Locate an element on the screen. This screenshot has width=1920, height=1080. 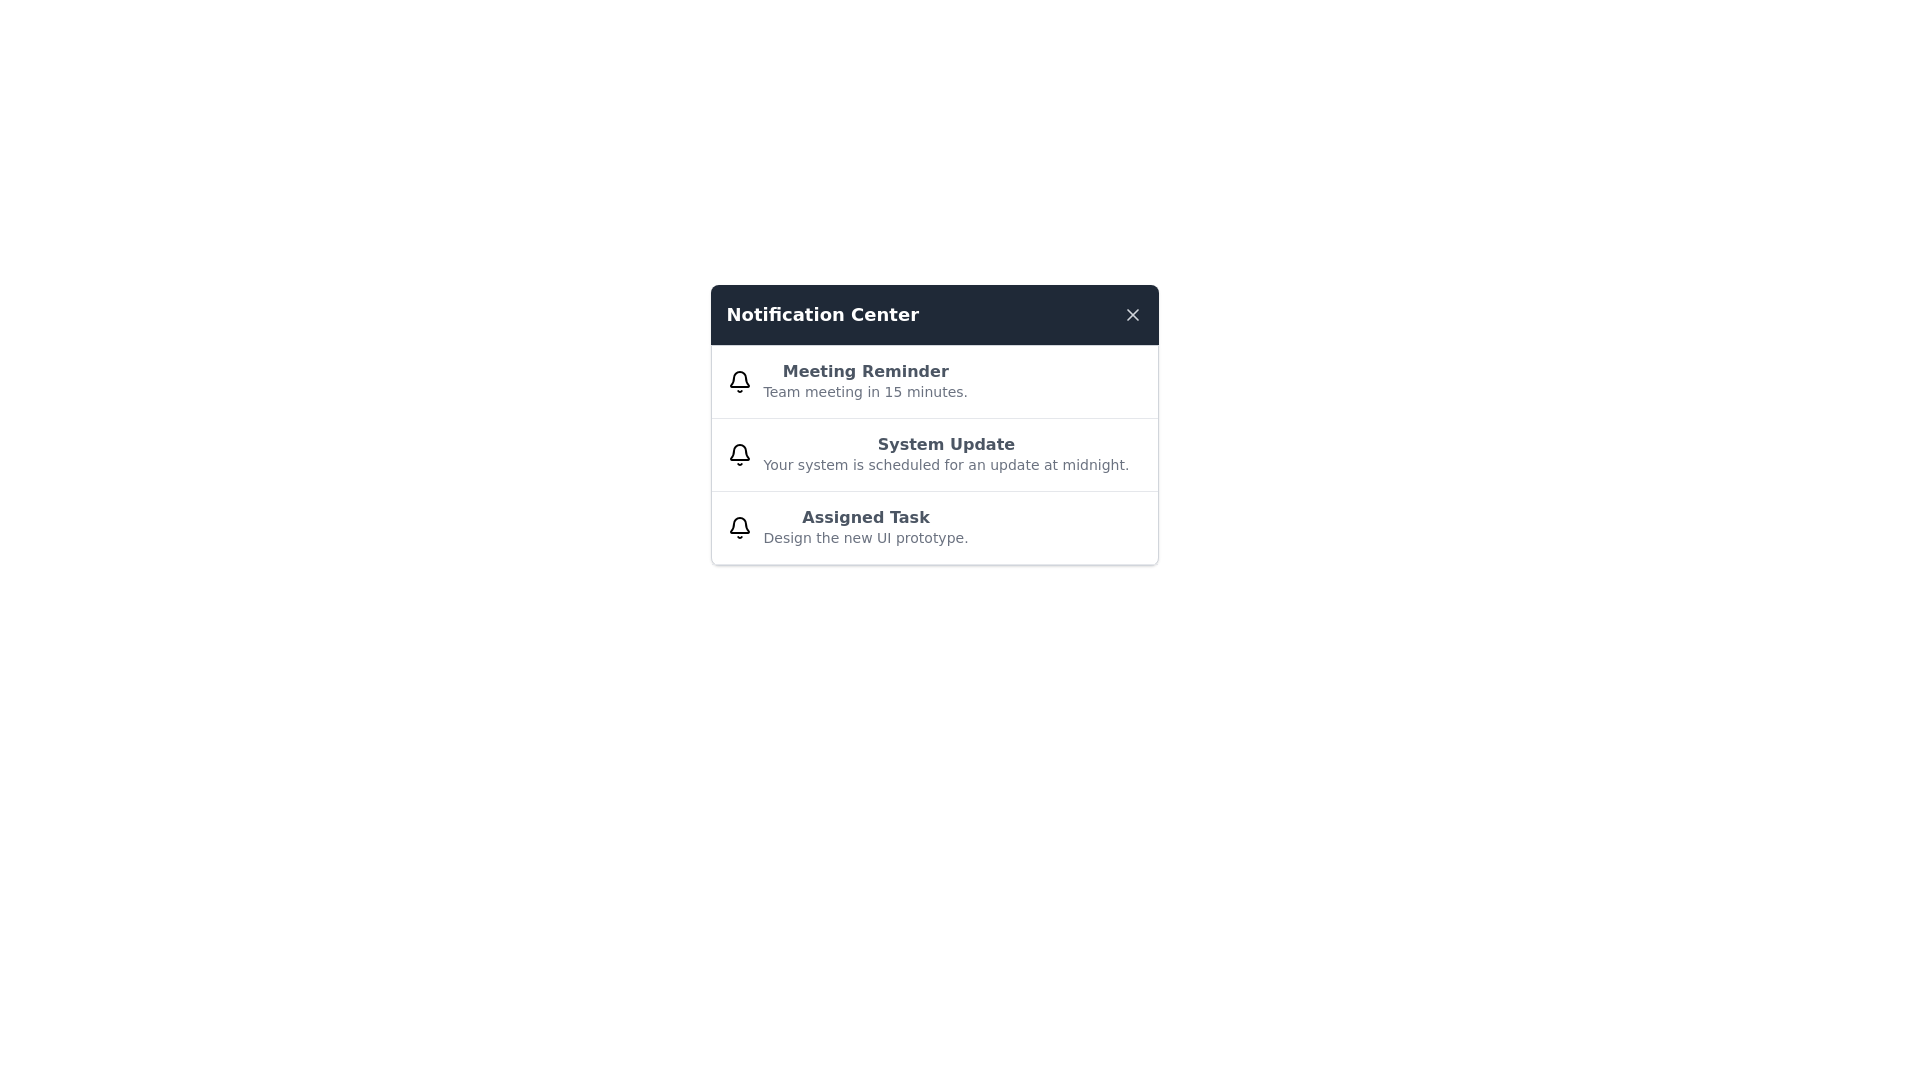
the system update notification icon located at the leftmost part of the 'System Update' notification item in the notification panel is located at coordinates (738, 455).